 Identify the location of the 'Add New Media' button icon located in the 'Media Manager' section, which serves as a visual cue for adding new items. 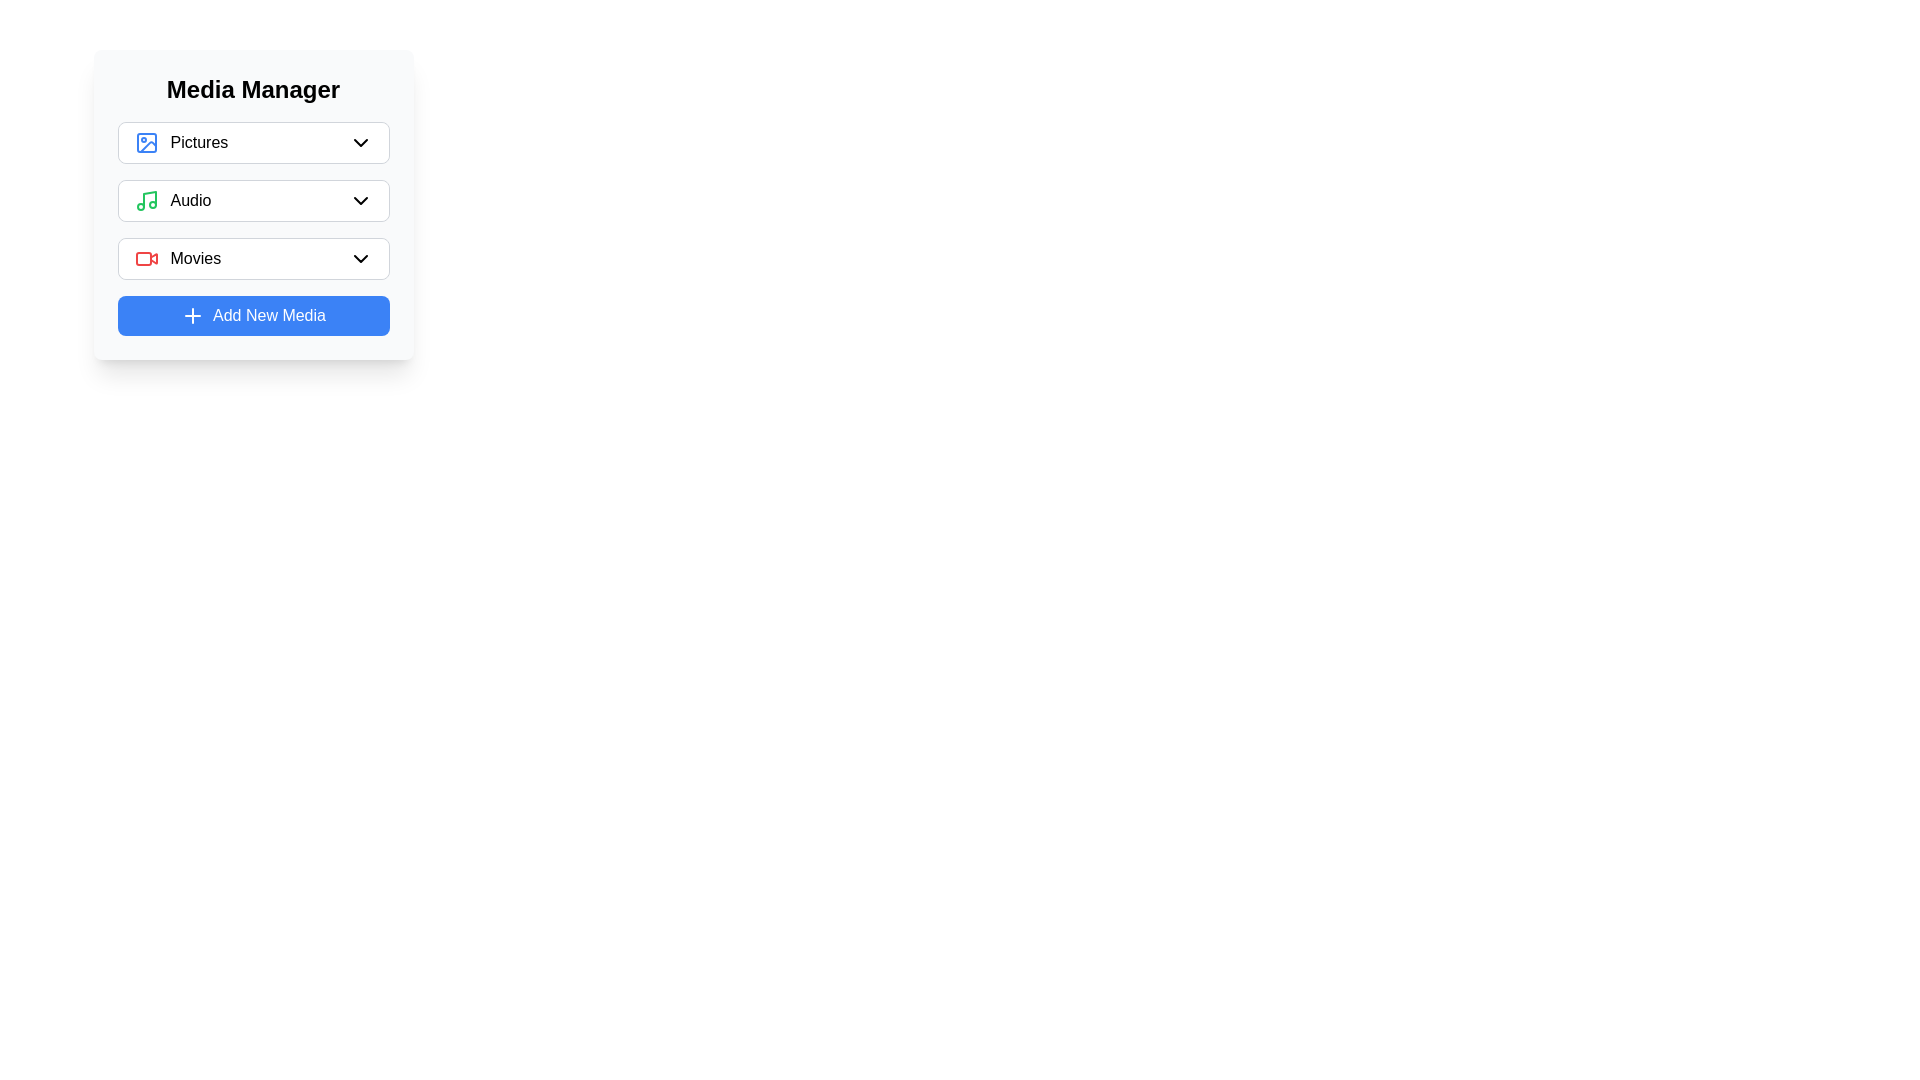
(192, 315).